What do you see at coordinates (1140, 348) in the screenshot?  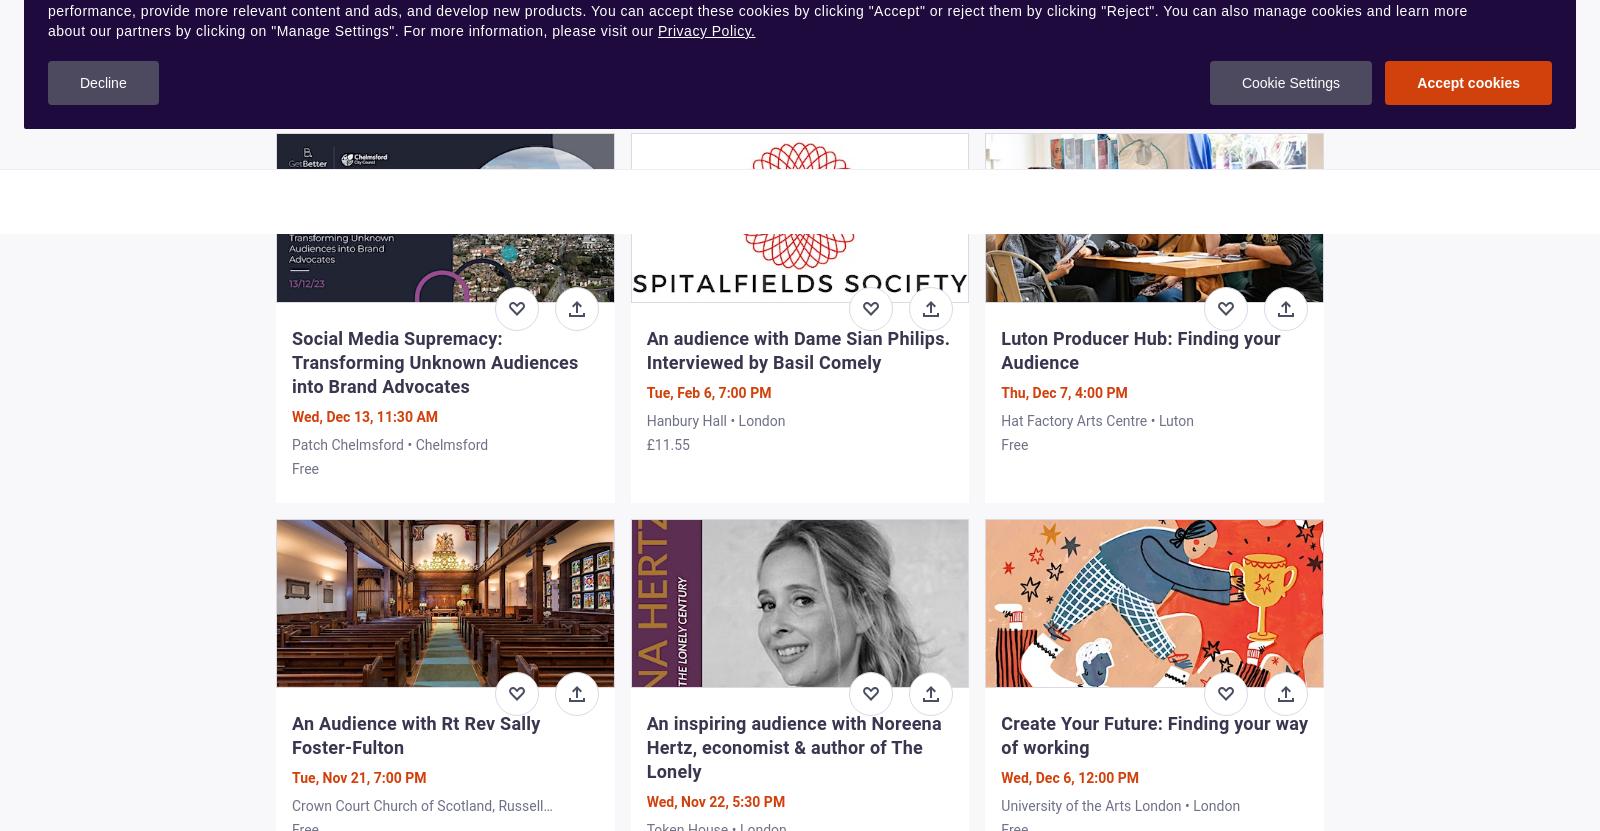 I see `'Luton Producer Hub: Finding your Audience'` at bounding box center [1140, 348].